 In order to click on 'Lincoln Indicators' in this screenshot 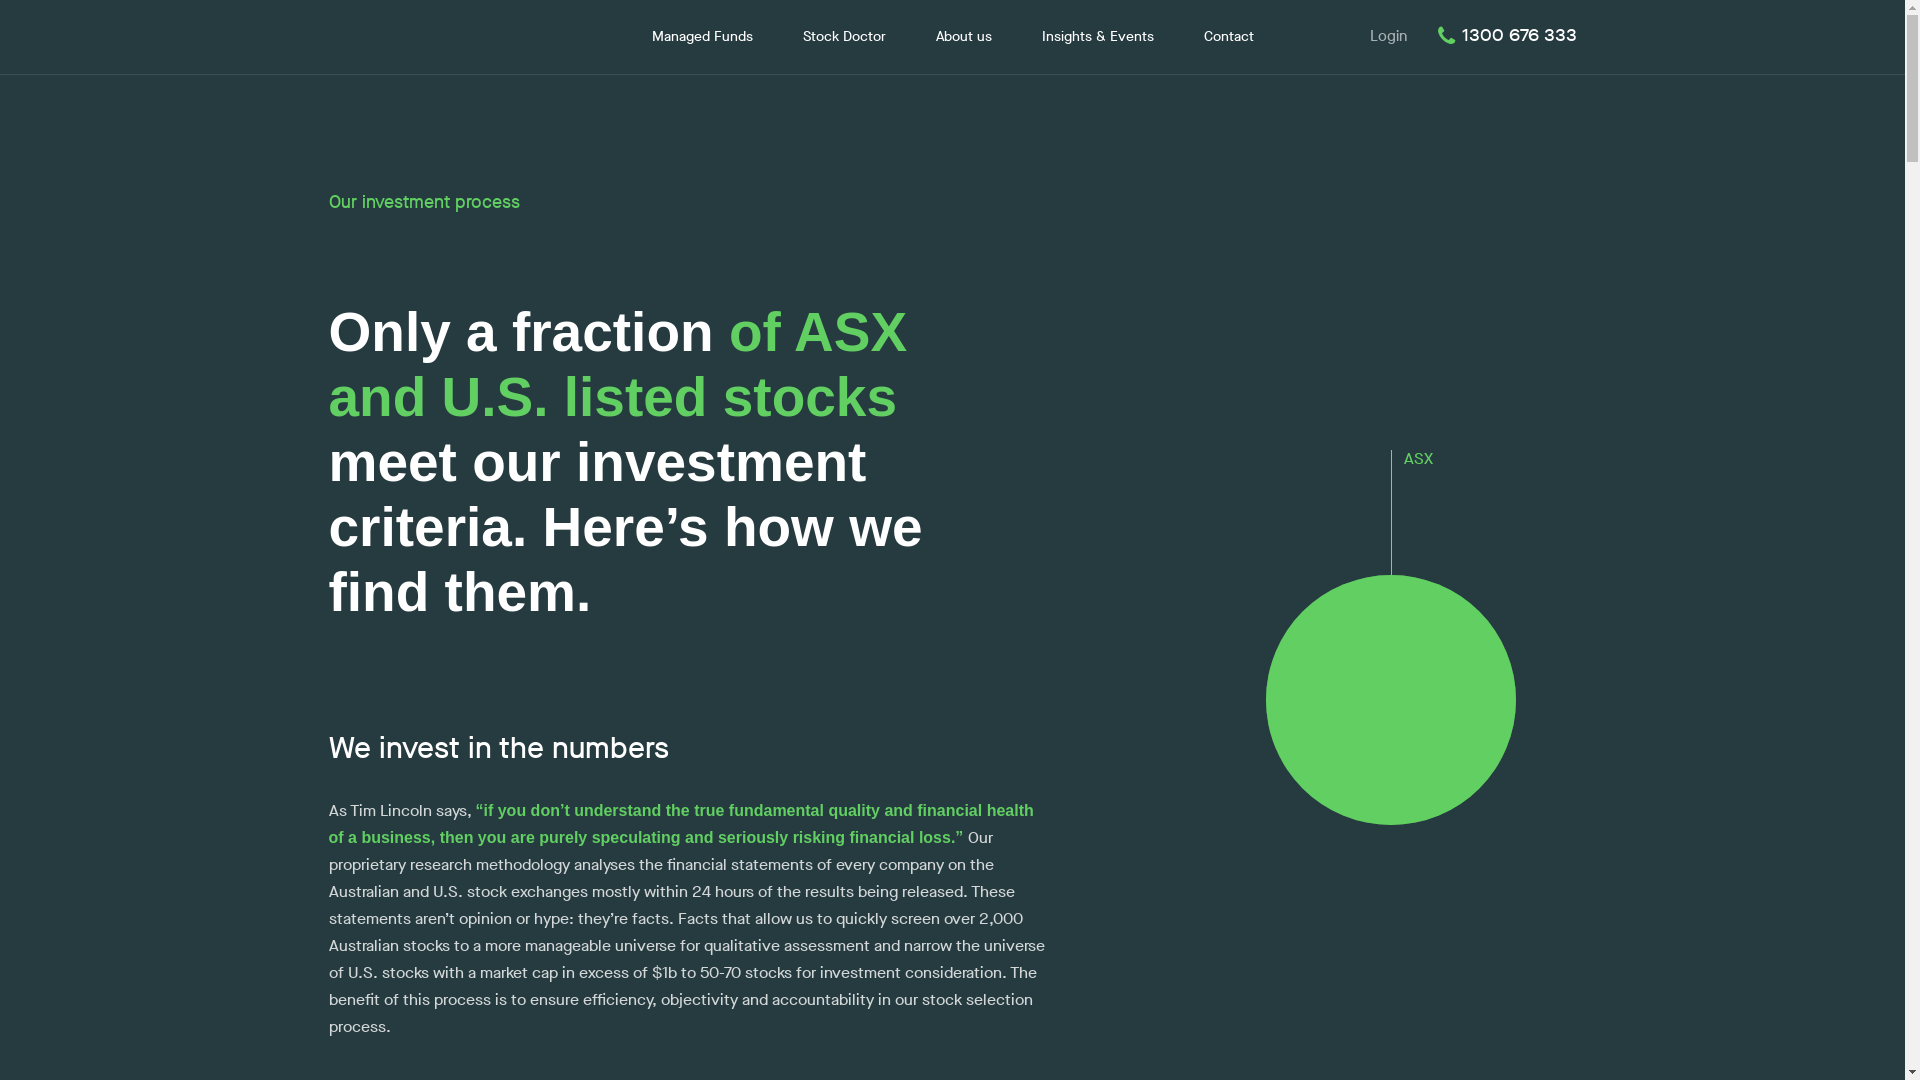, I will do `click(327, 36)`.